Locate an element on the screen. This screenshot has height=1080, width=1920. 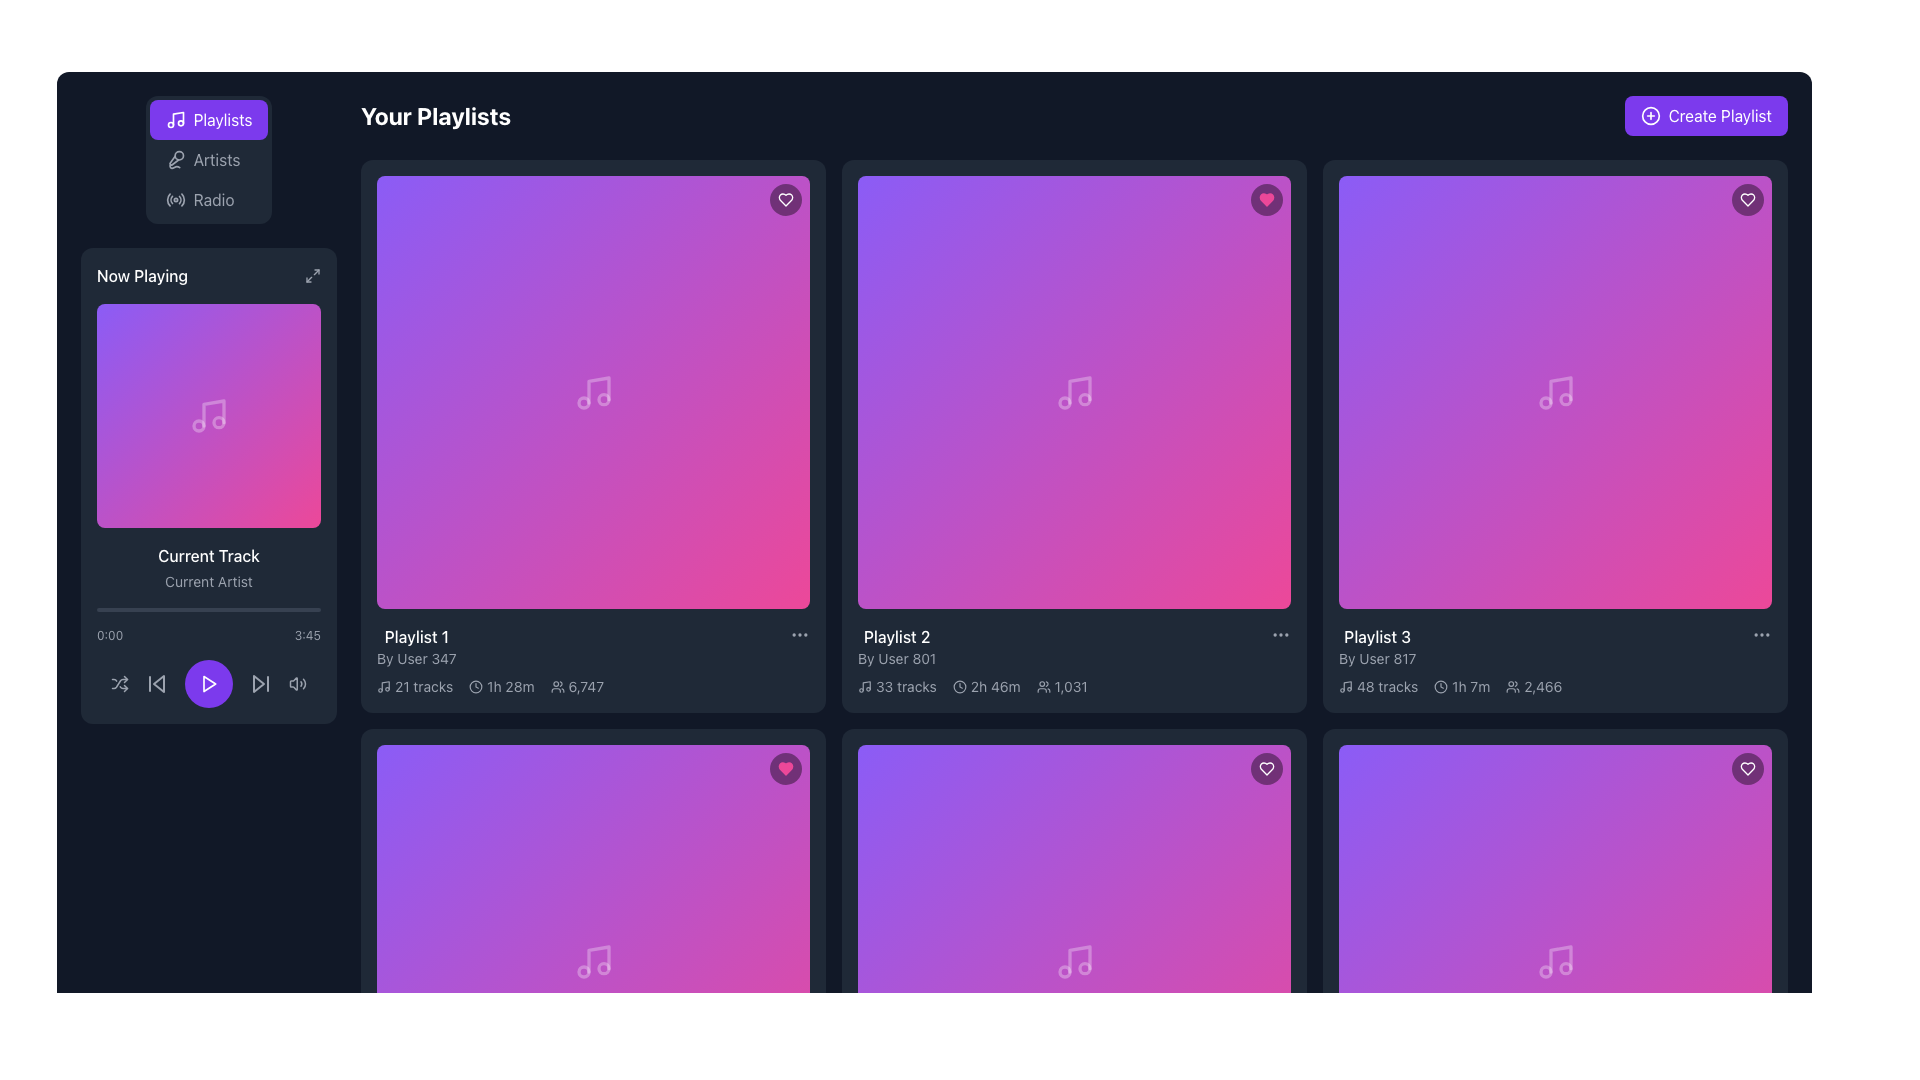
time displayed on the Text Label showing '3:45' in a light gray font, located in the bottom right of the 'Now Playing' panel is located at coordinates (306, 636).